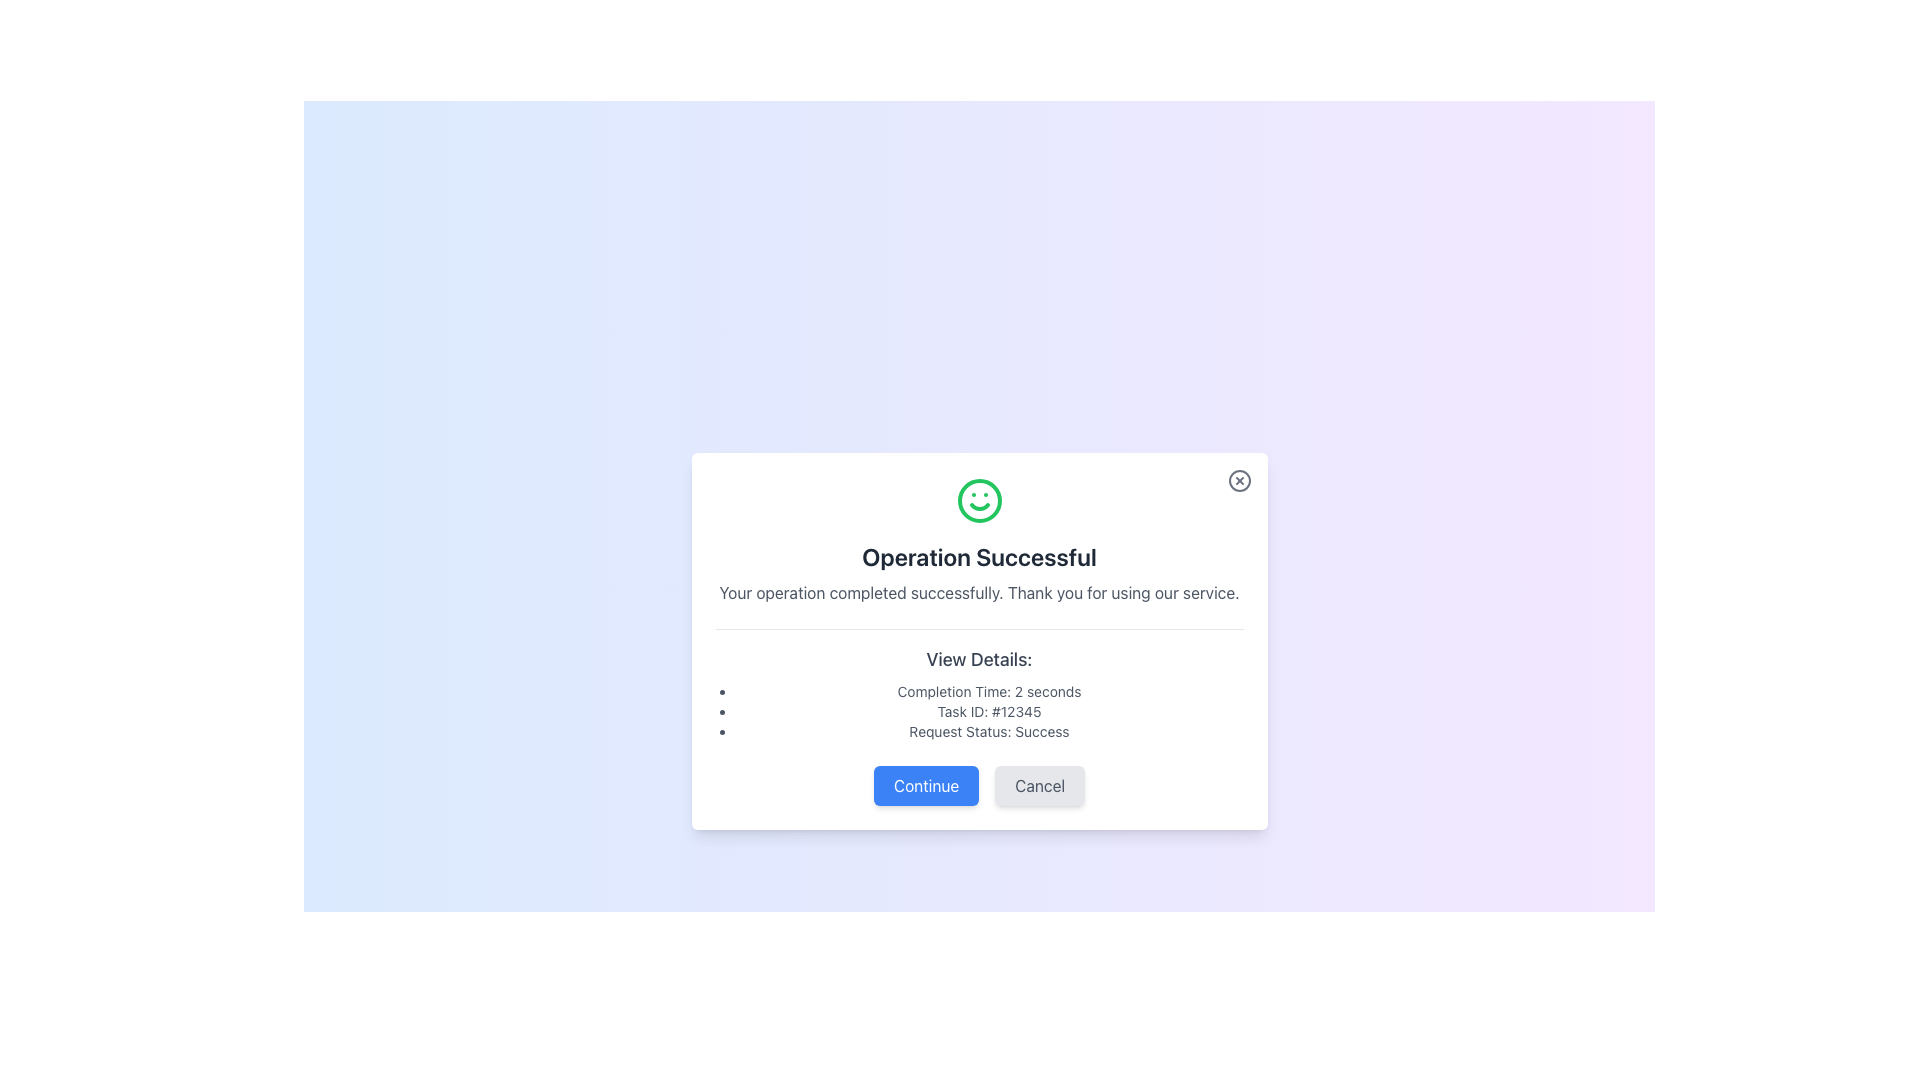 This screenshot has height=1080, width=1920. Describe the element at coordinates (989, 731) in the screenshot. I see `the text element displaying 'Request Status: Success', which is the last item in the bulleted list under 'View Details'` at that location.